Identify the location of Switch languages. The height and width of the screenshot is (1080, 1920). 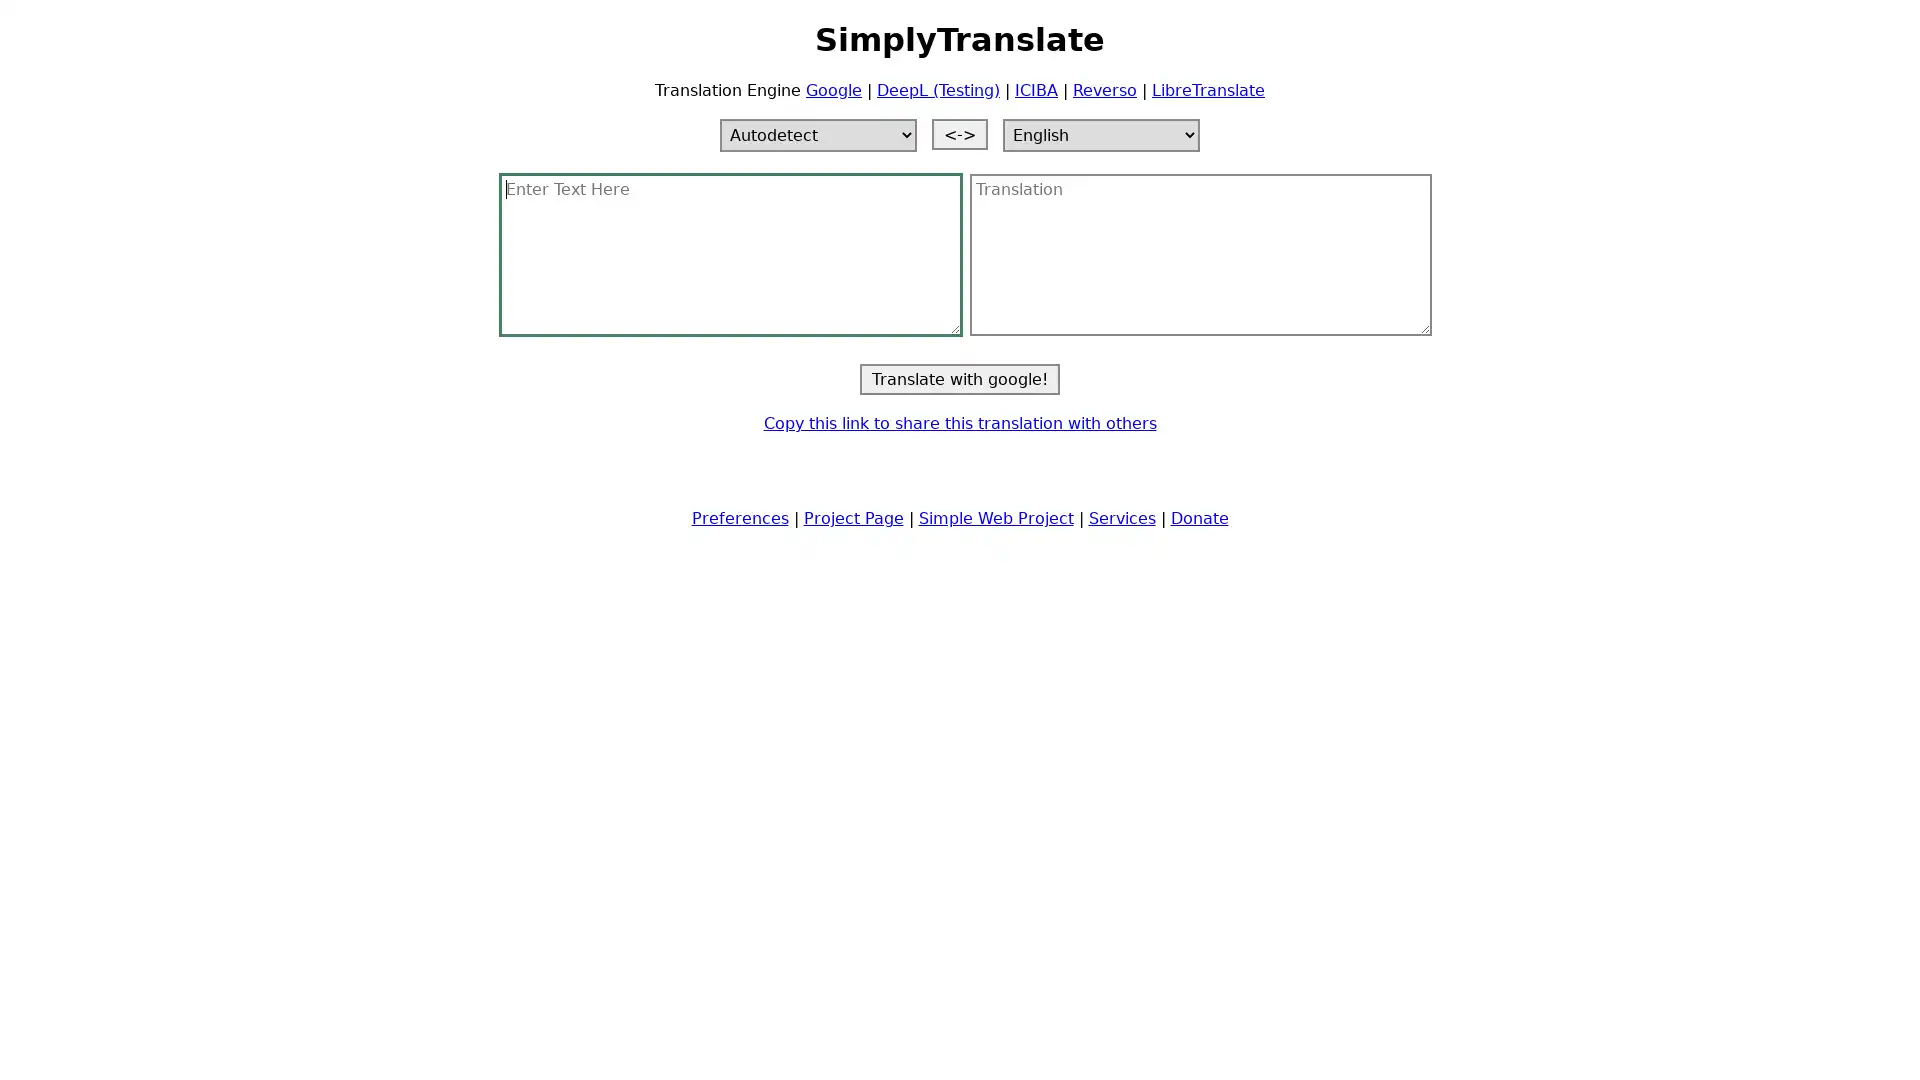
(960, 133).